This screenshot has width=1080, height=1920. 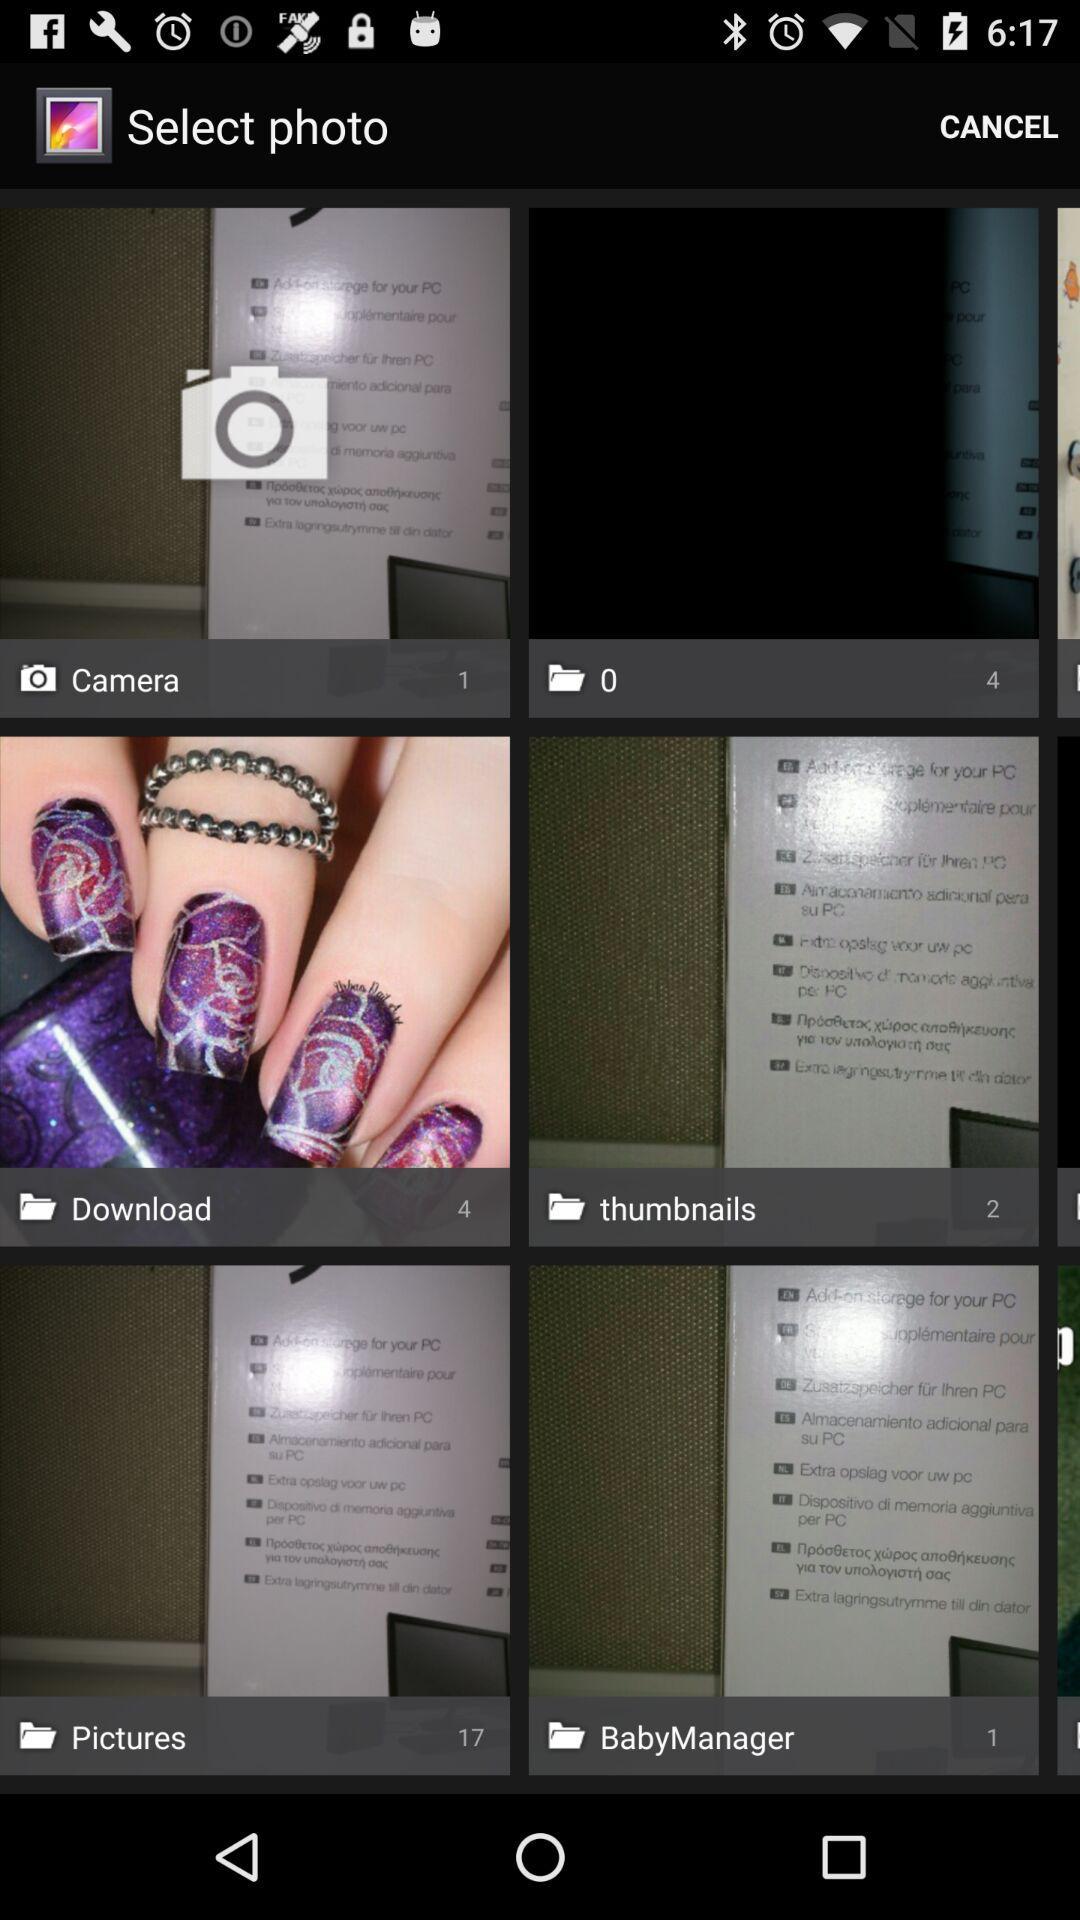 What do you see at coordinates (999, 124) in the screenshot?
I see `the item at the top right corner` at bounding box center [999, 124].